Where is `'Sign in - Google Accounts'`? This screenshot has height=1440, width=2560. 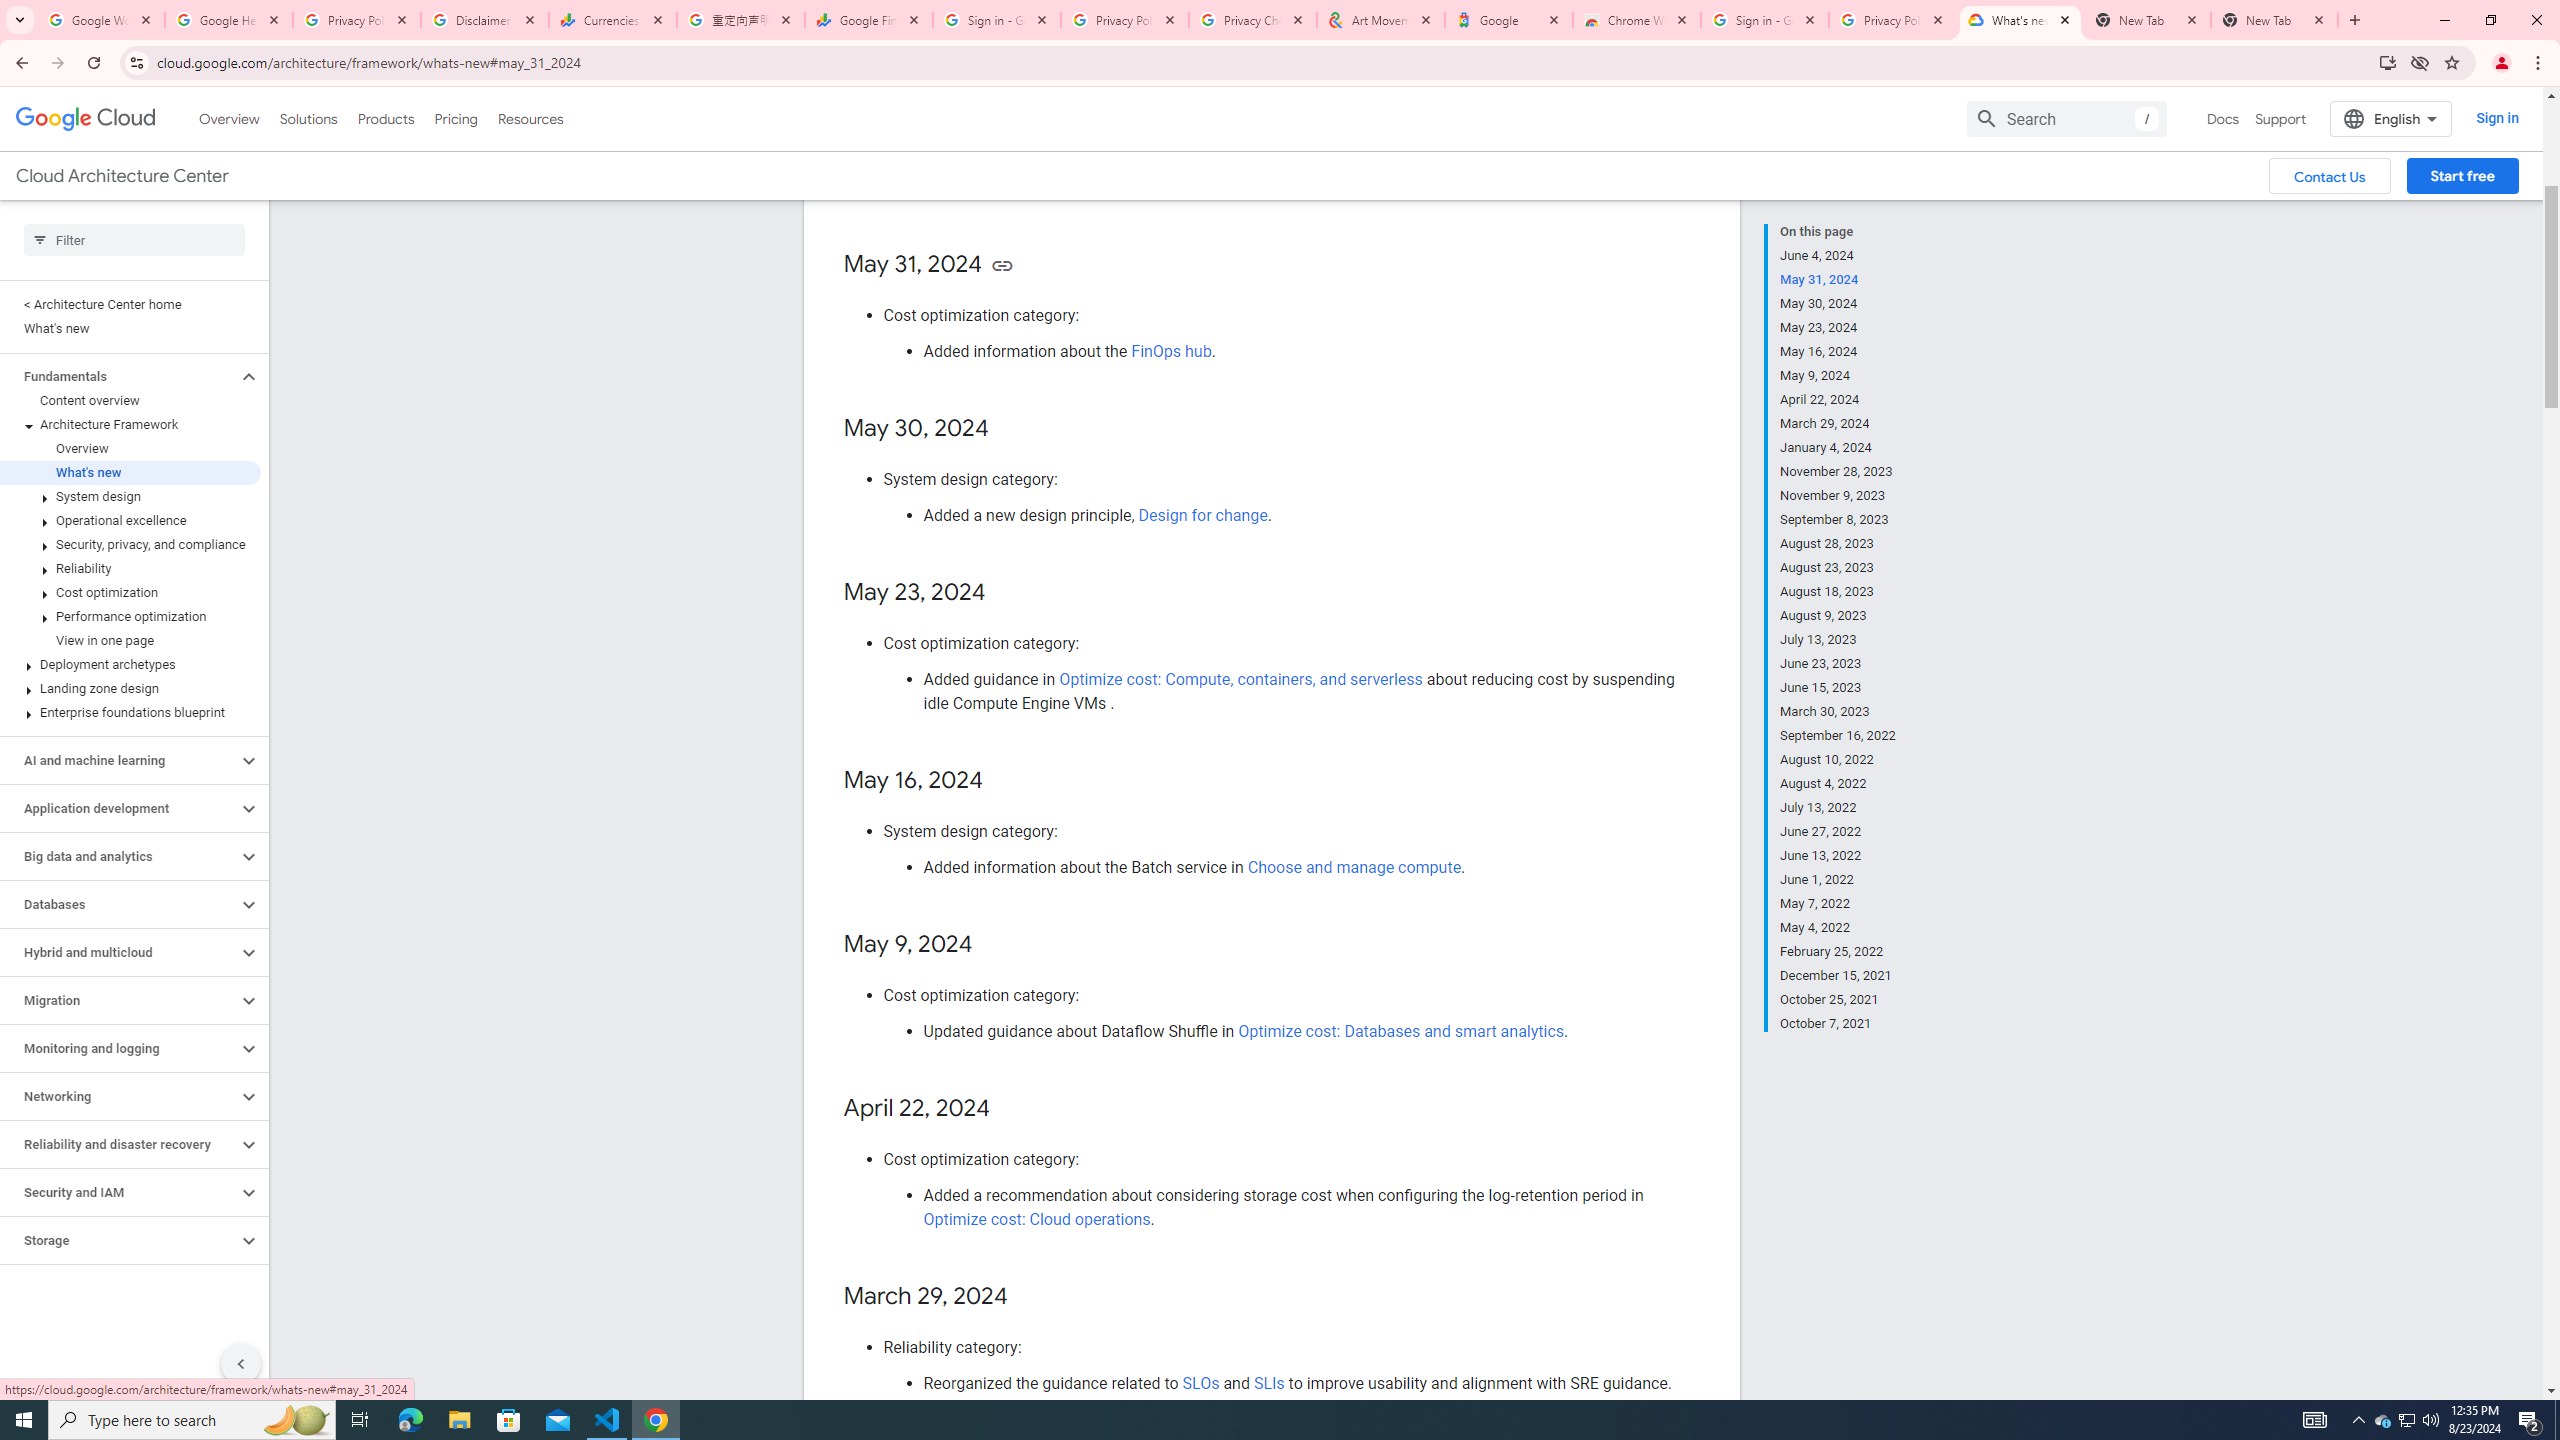 'Sign in - Google Accounts' is located at coordinates (1765, 19).